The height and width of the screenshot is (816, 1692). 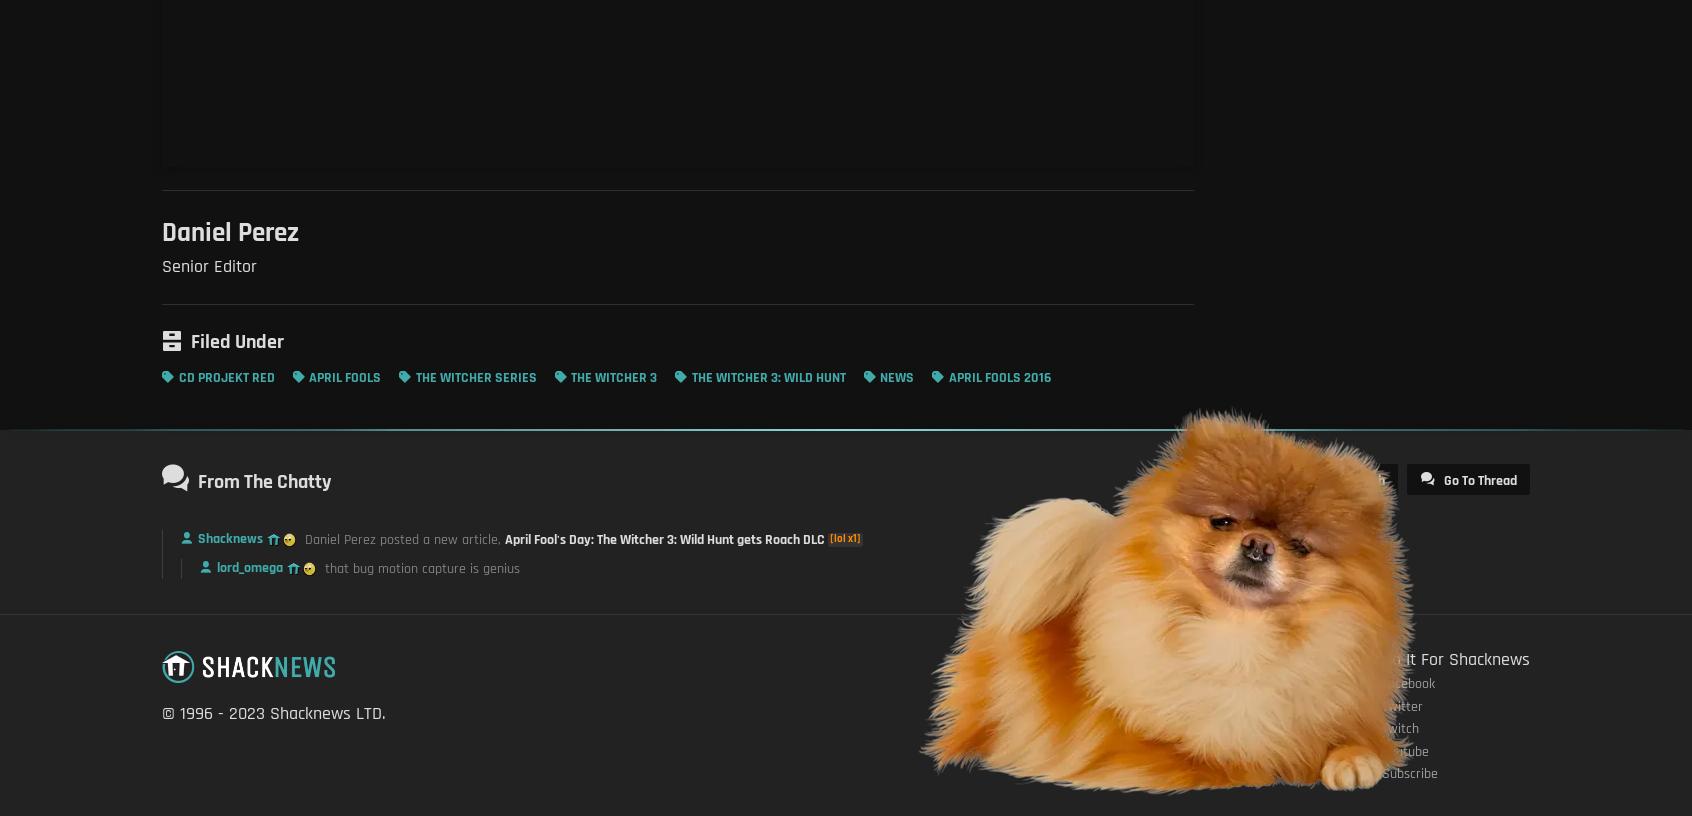 I want to click on 'April Fools 2016', so click(x=997, y=376).